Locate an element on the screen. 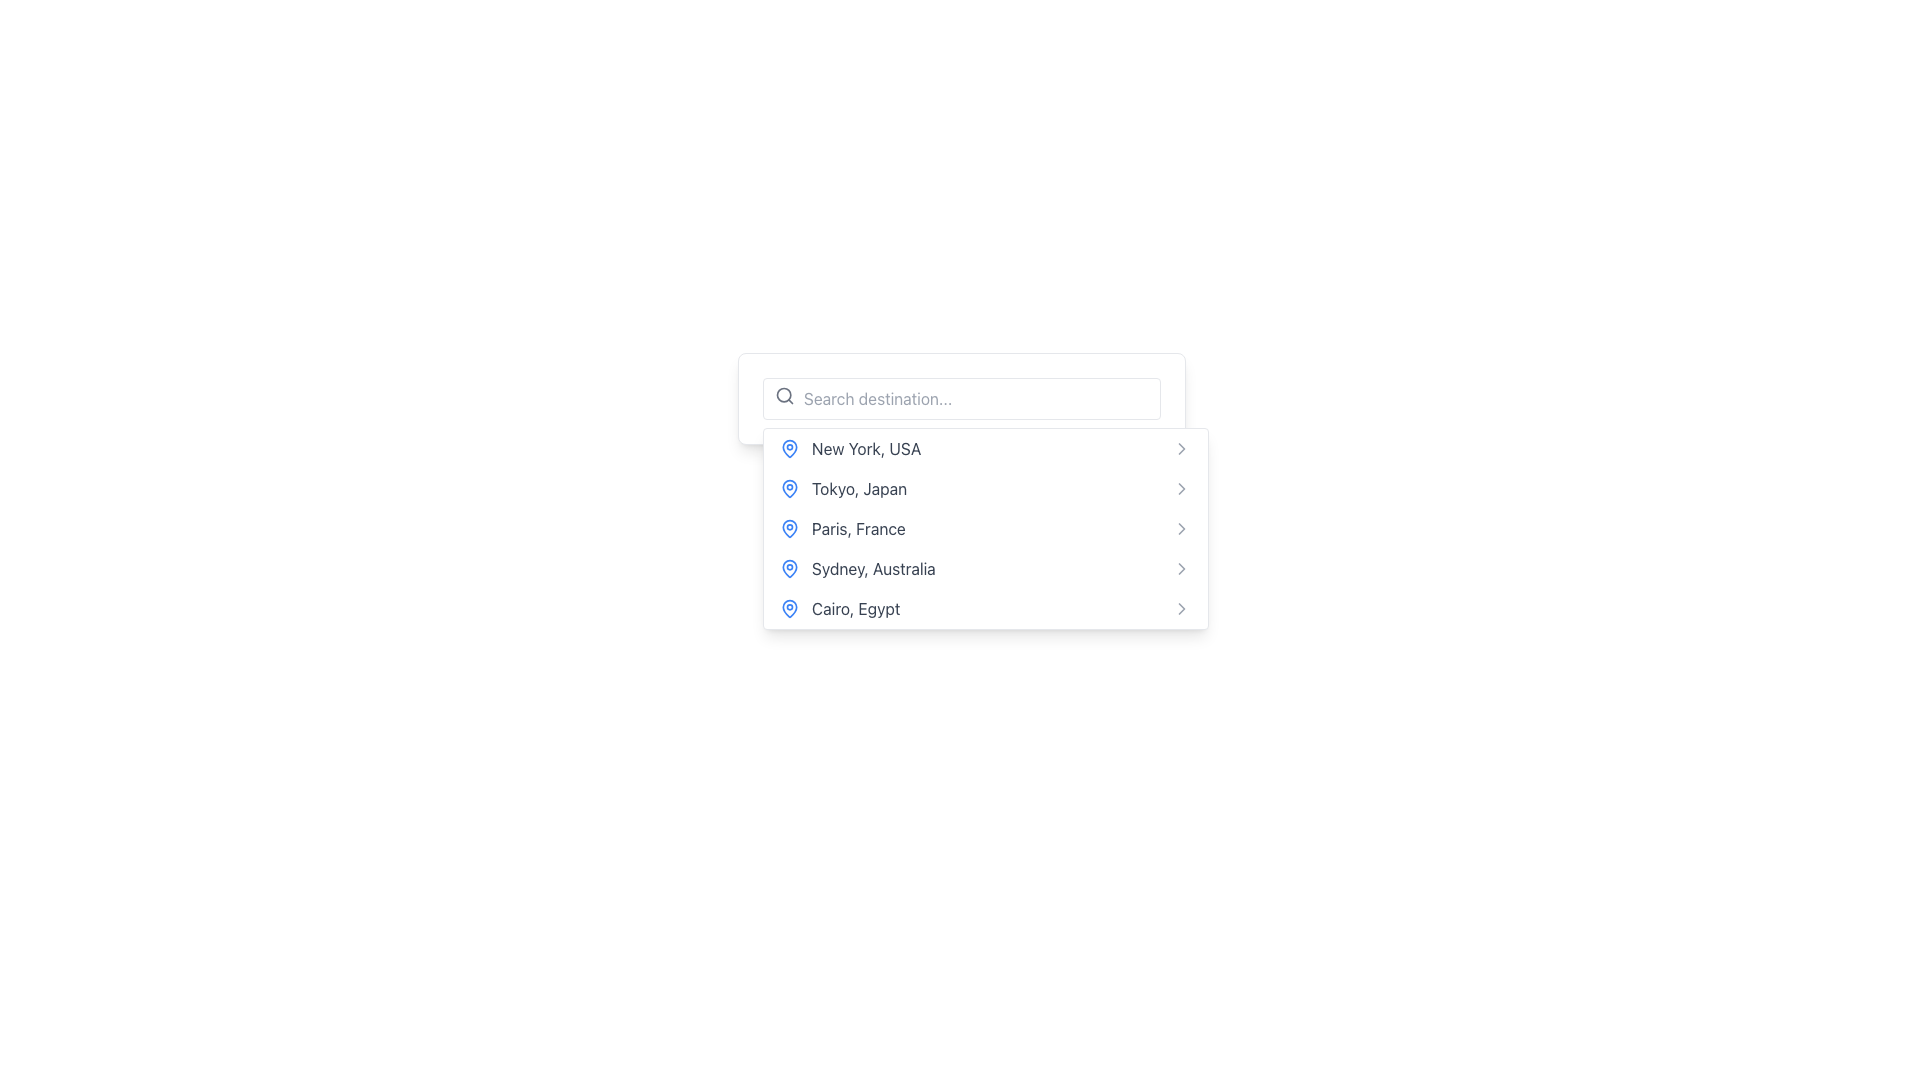 Image resolution: width=1920 pixels, height=1080 pixels. the right-most icon in the row containing 'Sydney, Australia' is located at coordinates (1181, 569).